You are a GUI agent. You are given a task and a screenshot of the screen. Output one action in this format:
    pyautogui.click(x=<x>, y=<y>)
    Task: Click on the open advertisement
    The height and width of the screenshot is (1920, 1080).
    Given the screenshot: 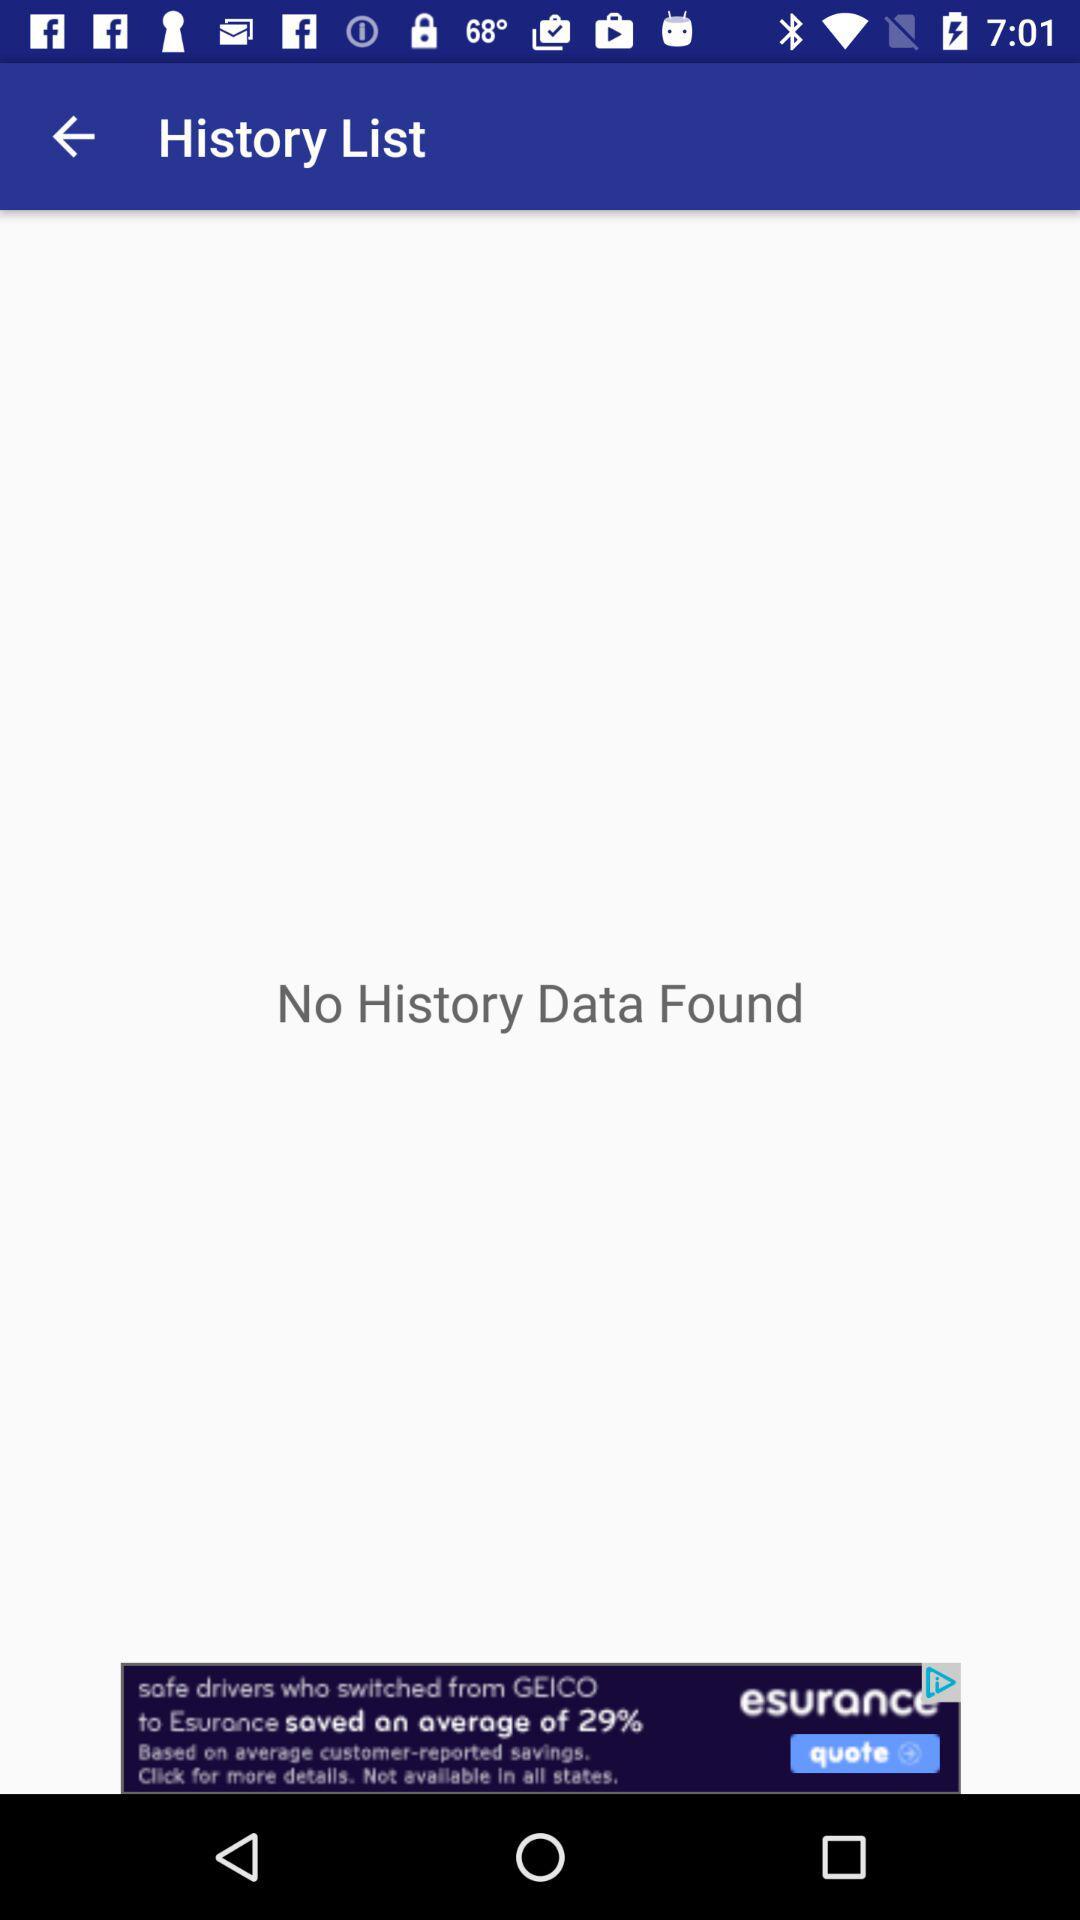 What is the action you would take?
    pyautogui.click(x=540, y=1727)
    